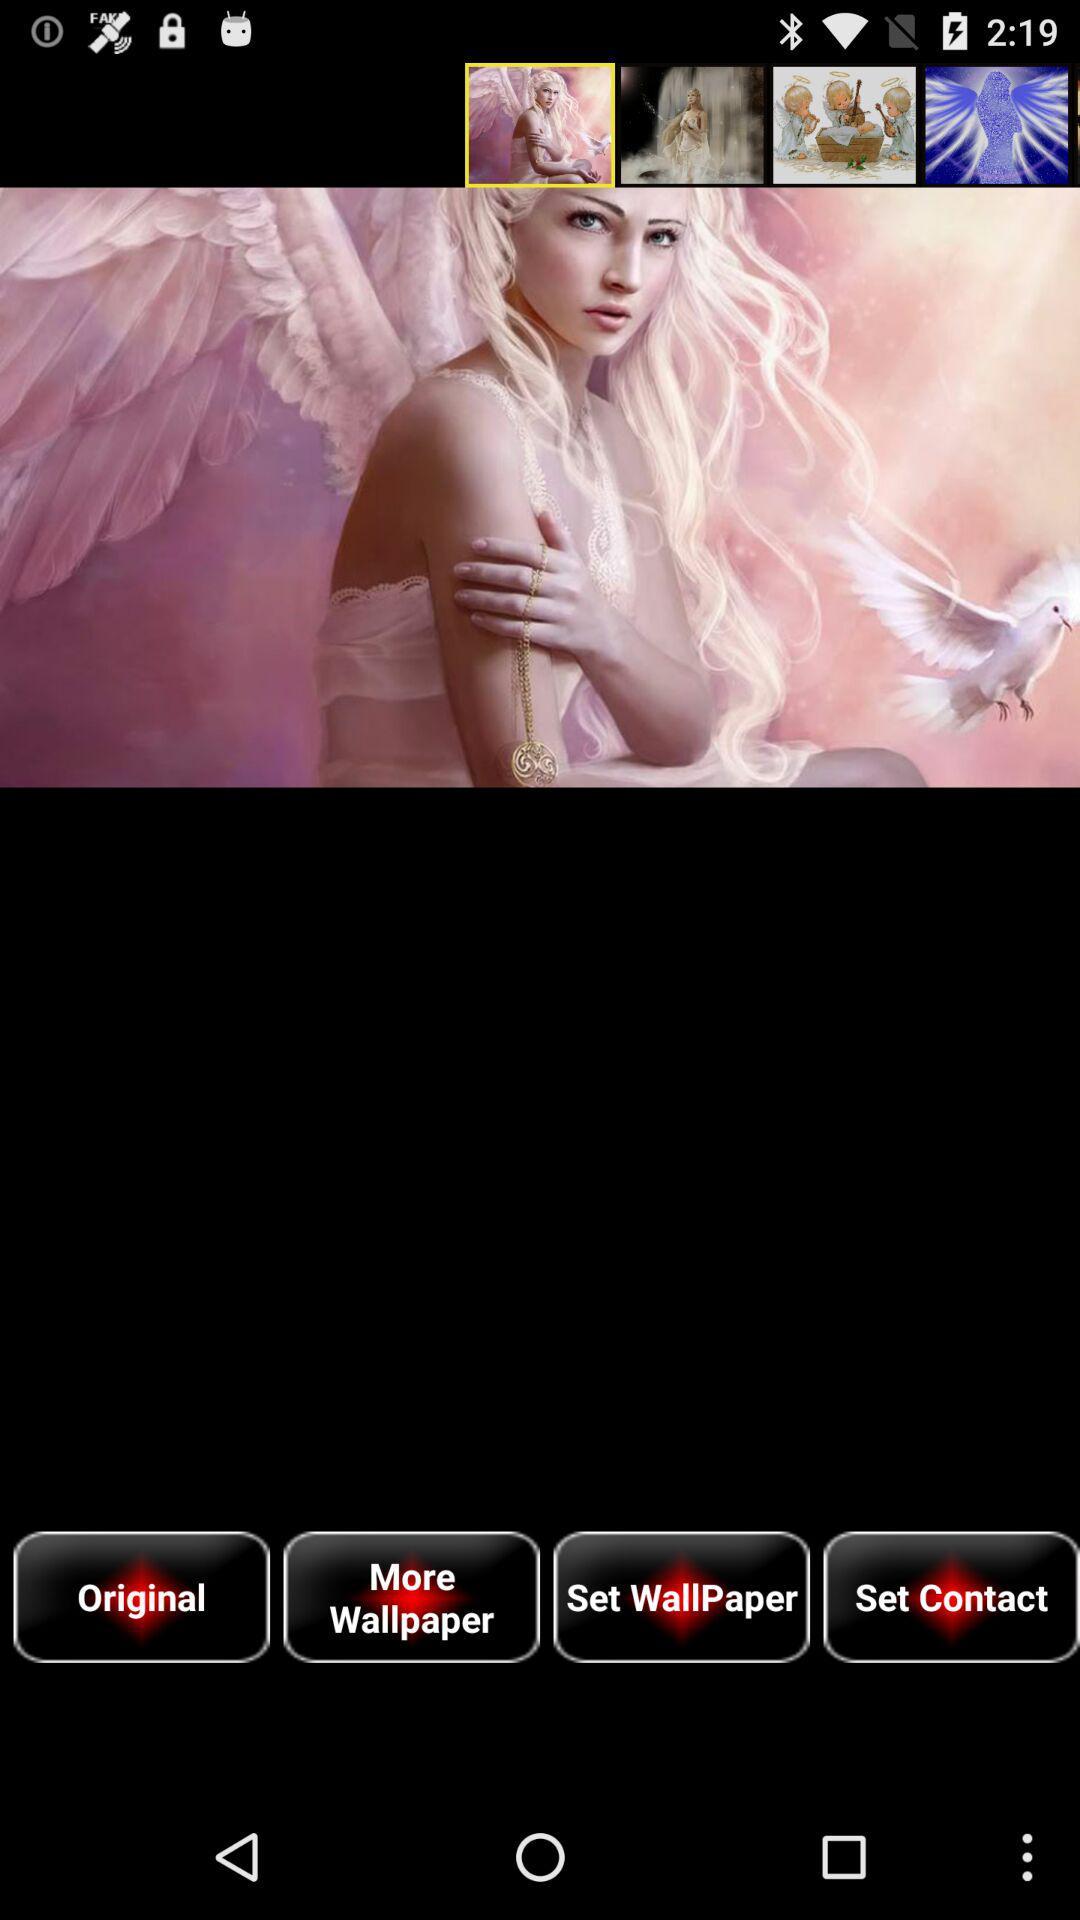 The height and width of the screenshot is (1920, 1080). I want to click on item next to the set contact item, so click(680, 1596).